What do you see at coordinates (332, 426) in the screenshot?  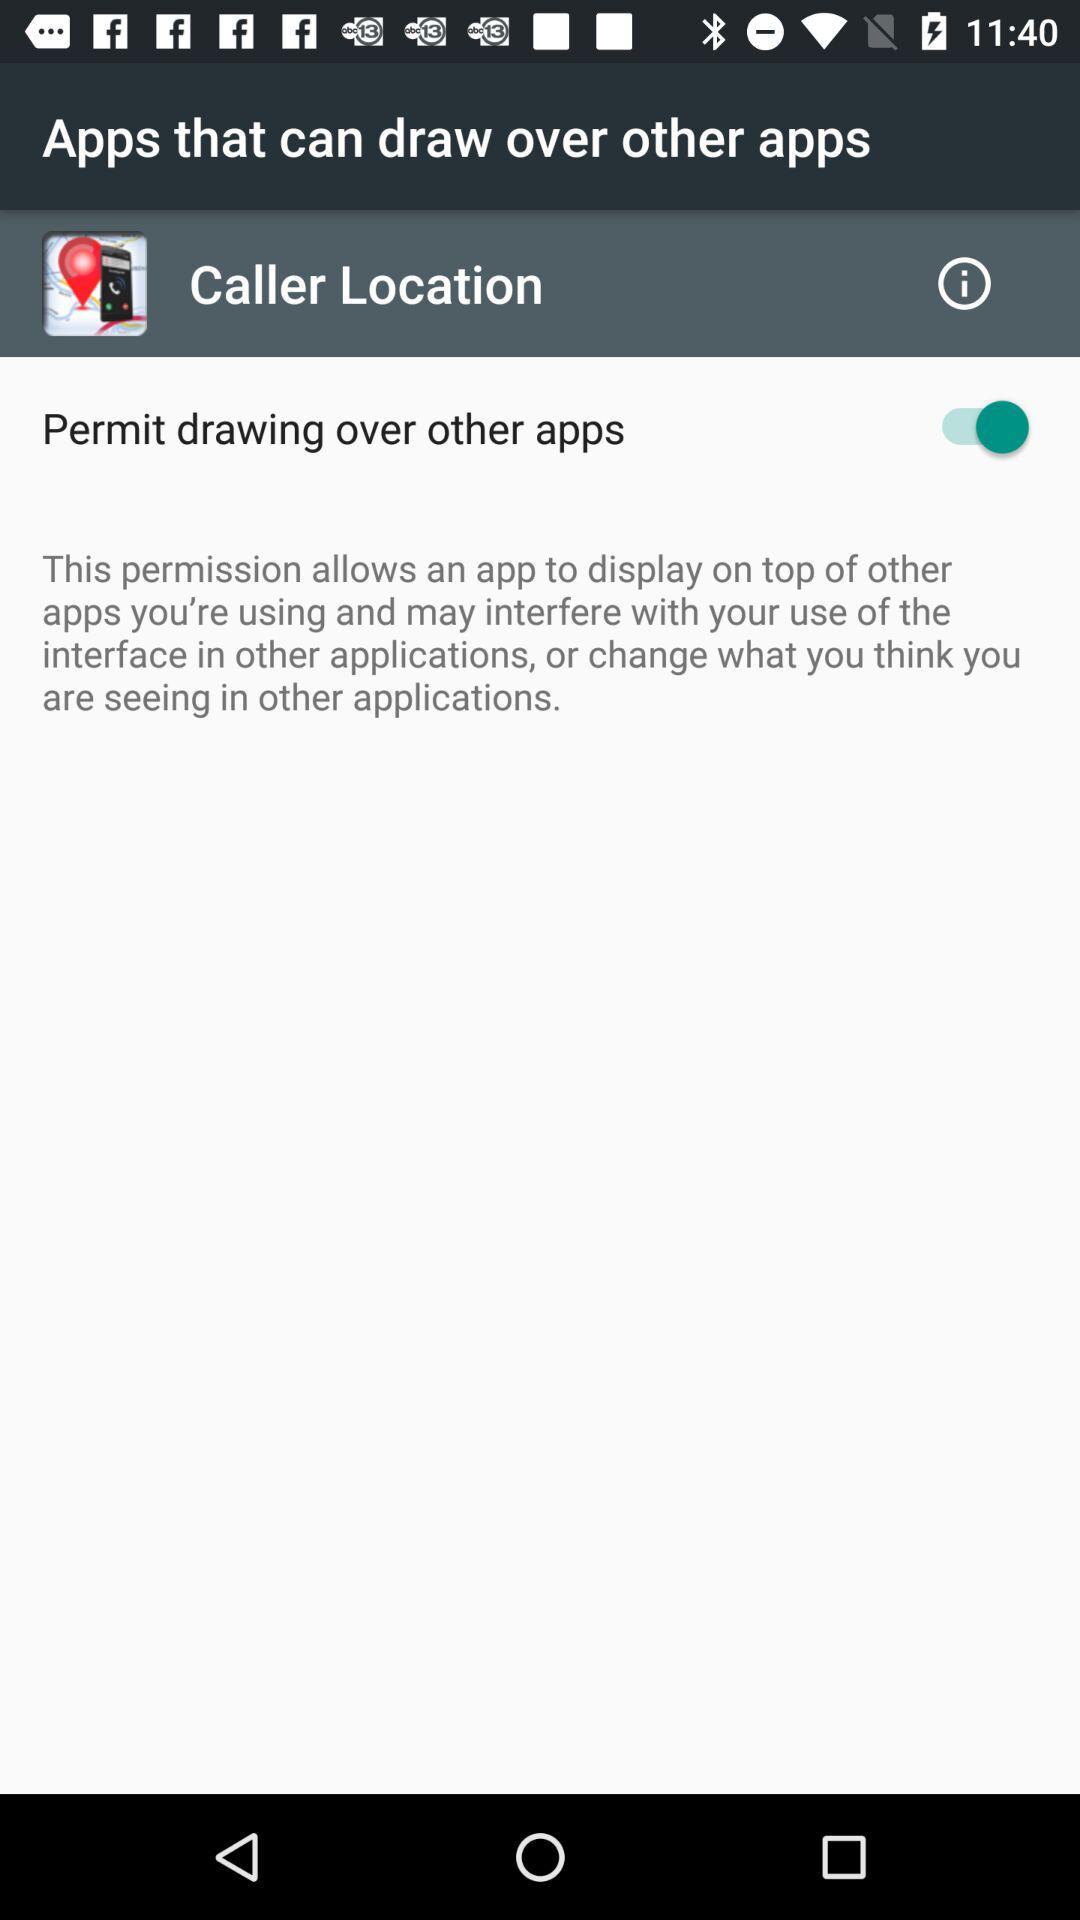 I see `item above this permission allows` at bounding box center [332, 426].